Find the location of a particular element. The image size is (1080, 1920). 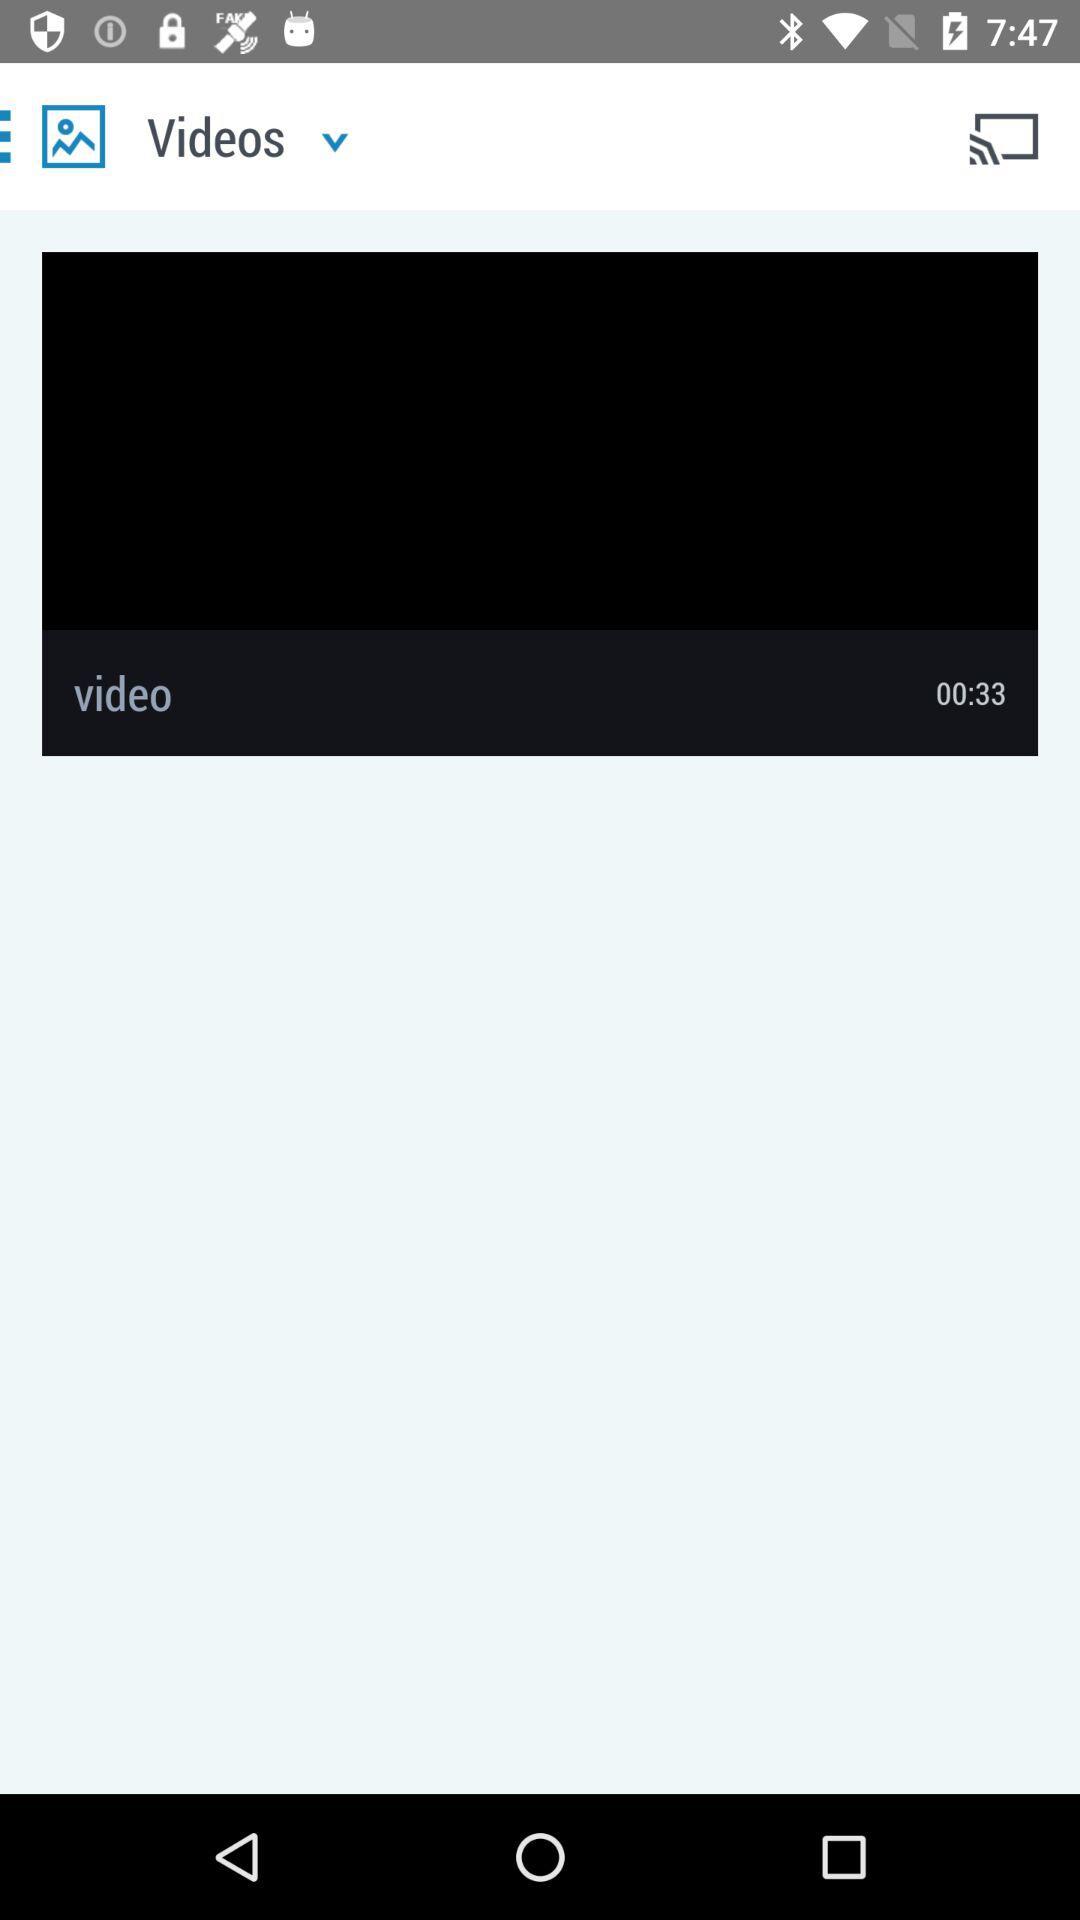

the wallpaper icon is located at coordinates (72, 135).